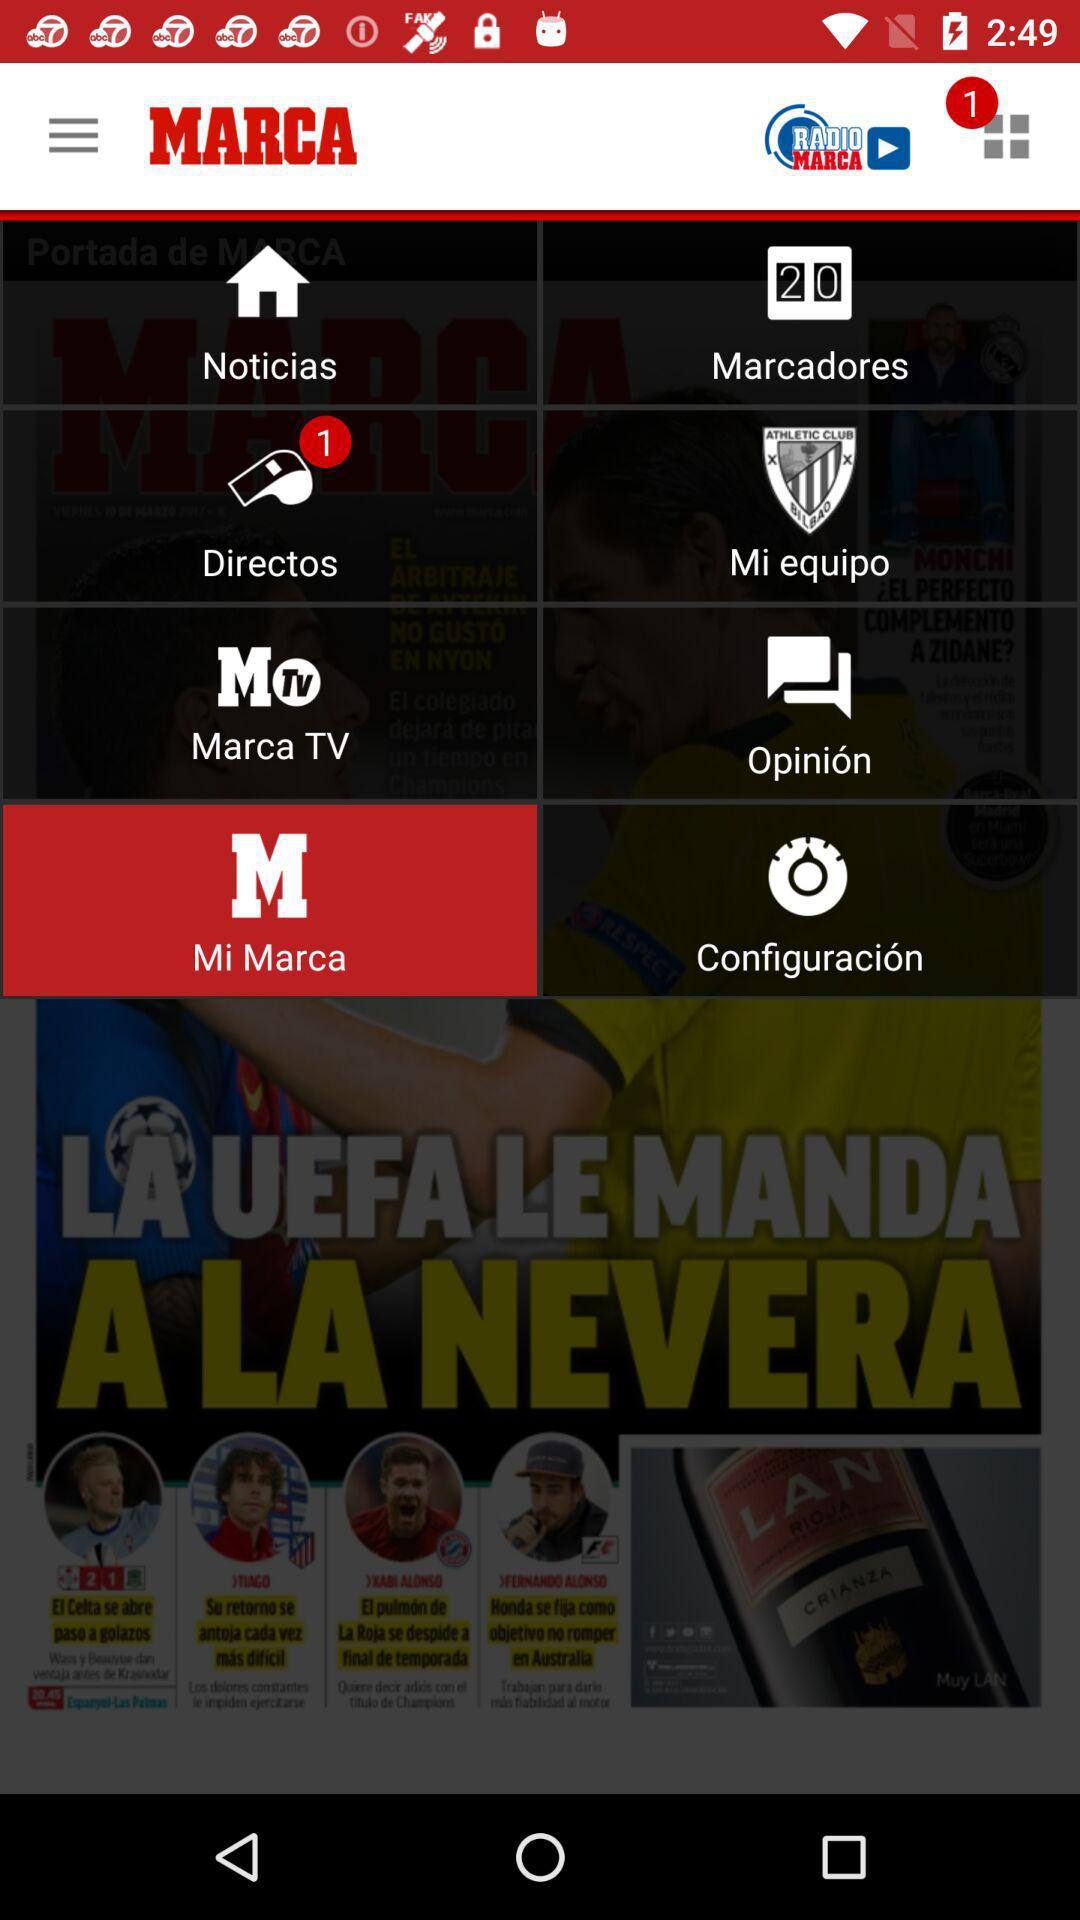 This screenshot has height=1920, width=1080. I want to click on home button, so click(270, 307).